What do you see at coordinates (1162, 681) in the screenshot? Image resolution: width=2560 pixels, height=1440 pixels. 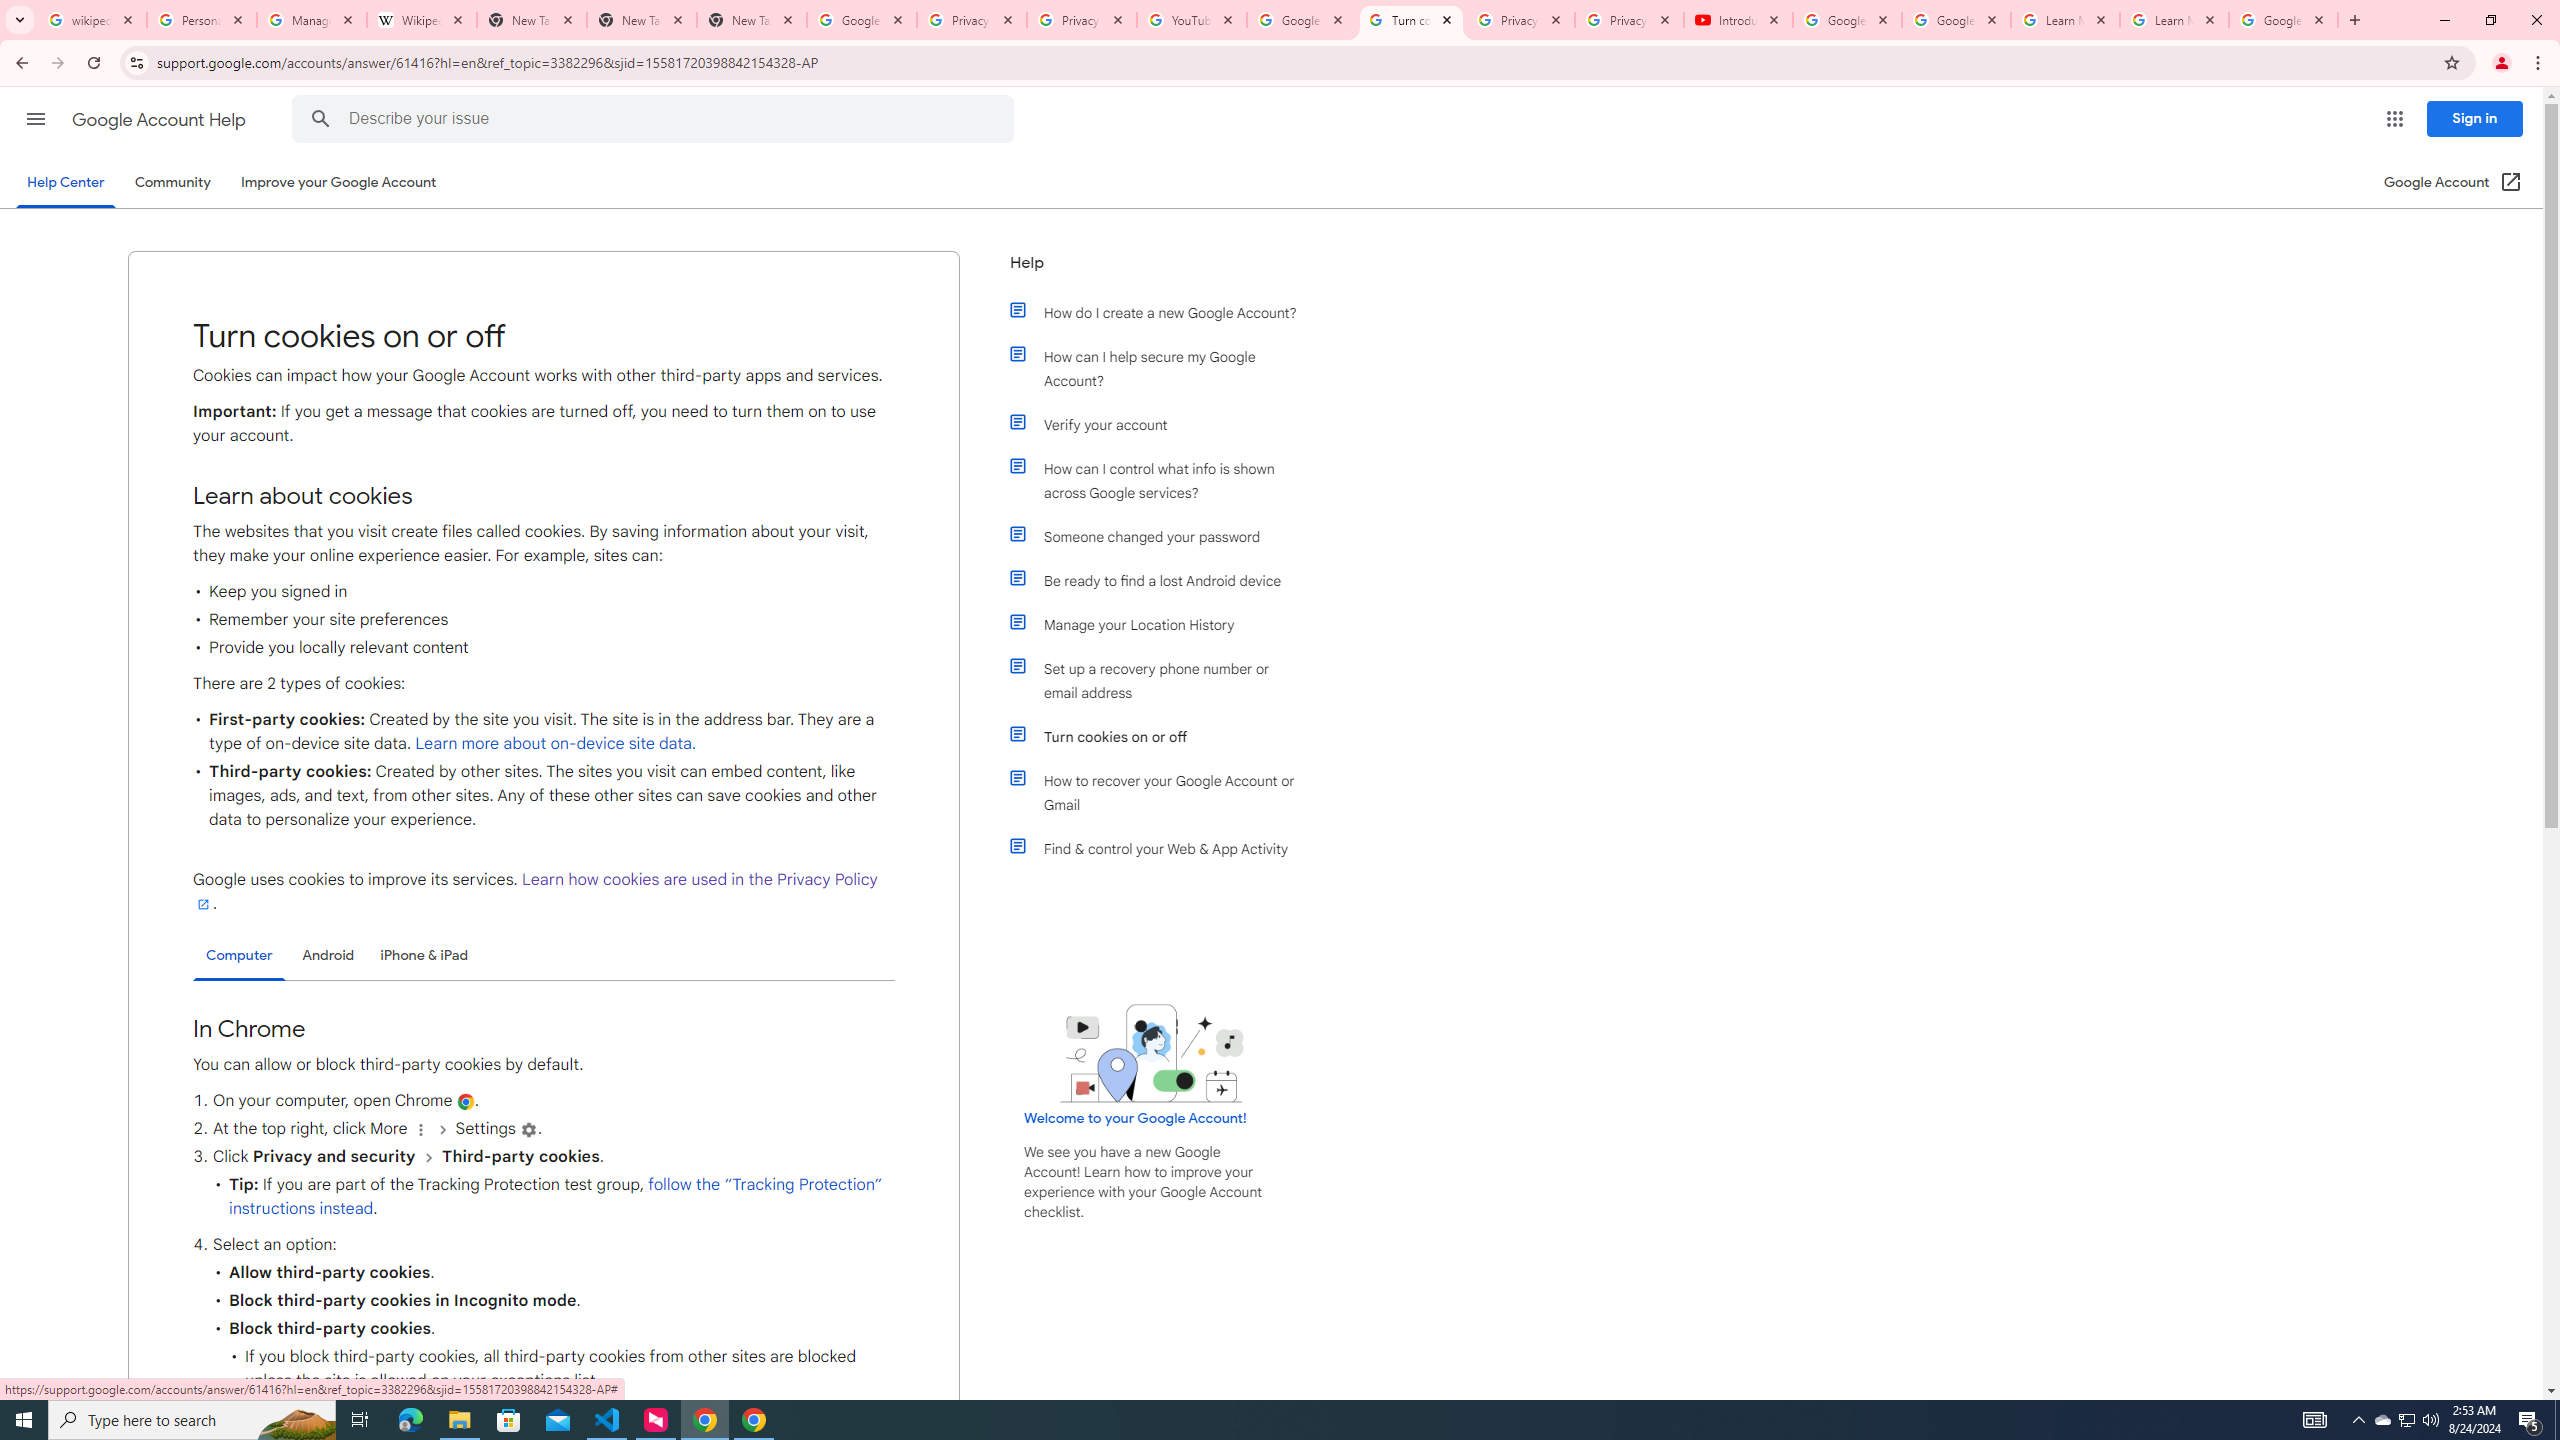 I see `'Set up a recovery phone number or email address'` at bounding box center [1162, 681].